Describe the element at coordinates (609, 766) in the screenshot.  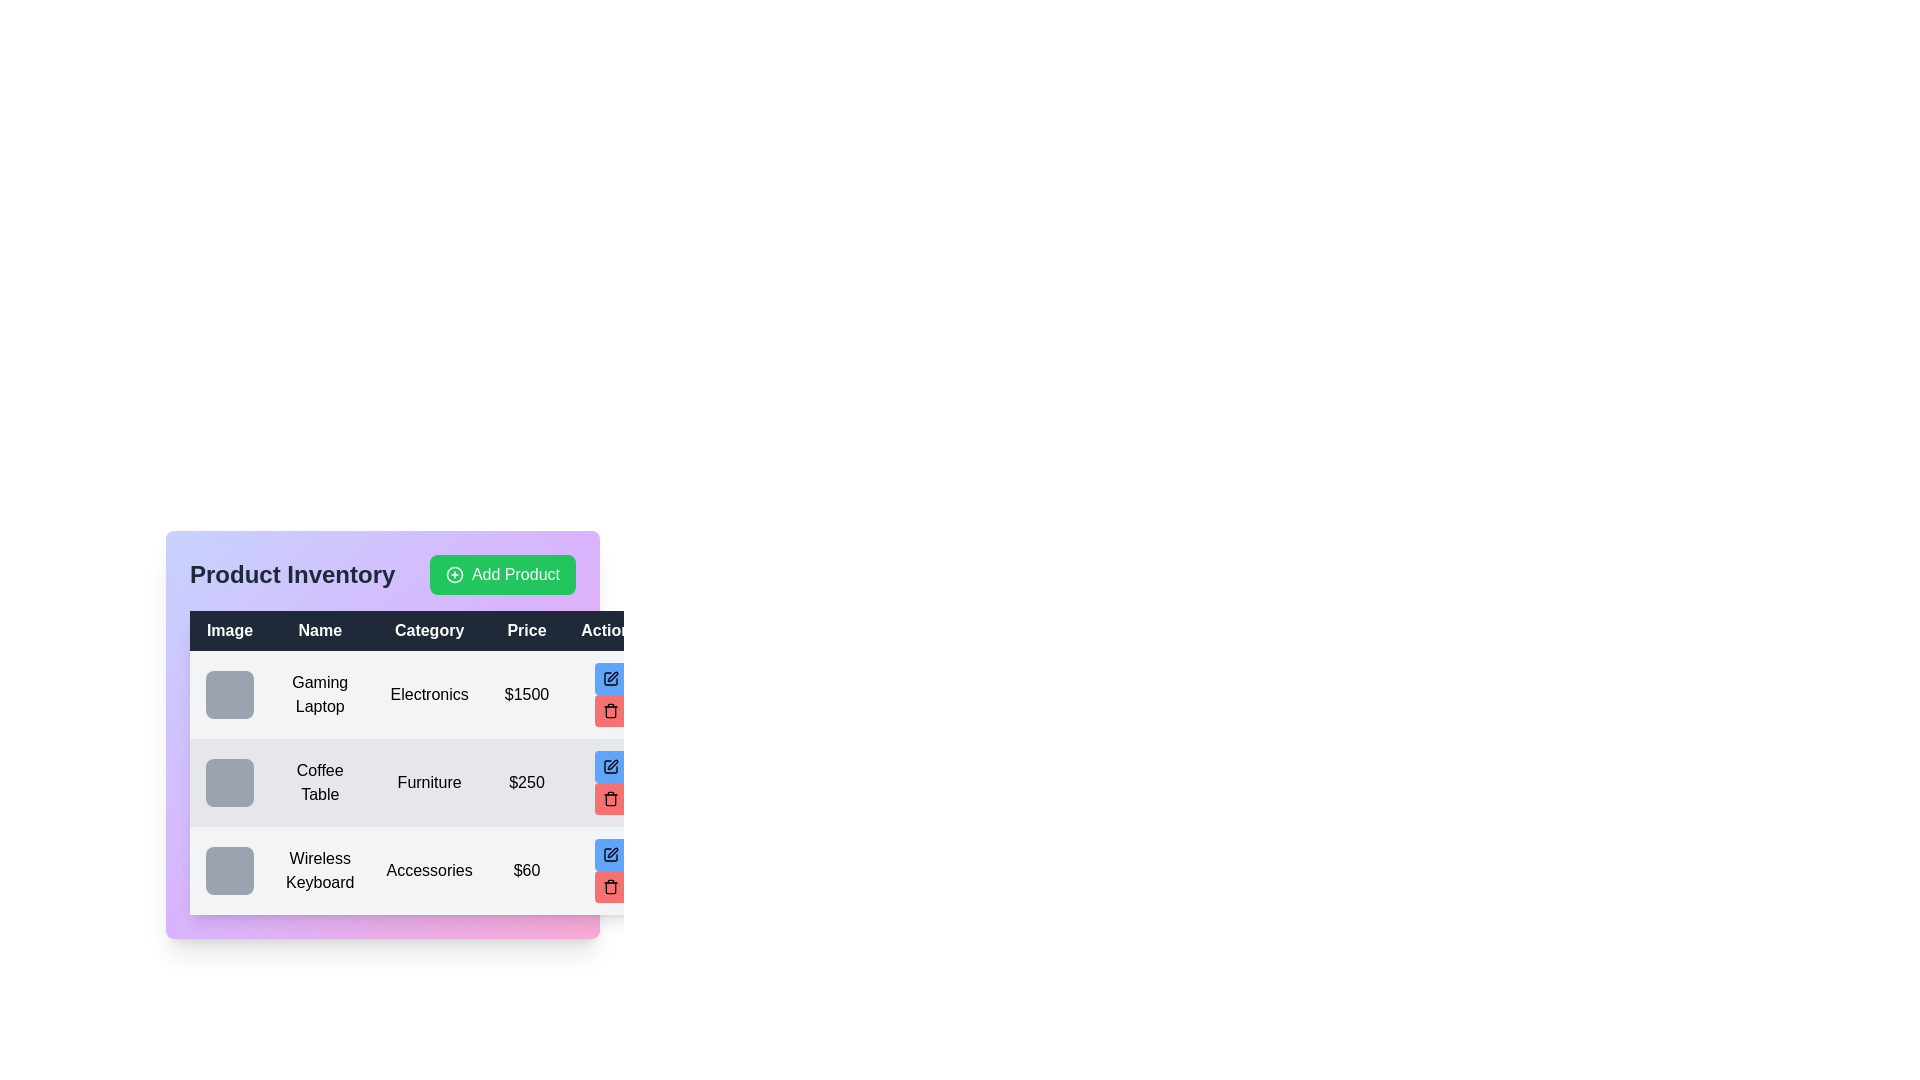
I see `the blue outline icon button depicting a square with a pen overlay to initiate the edit action for the product 'Coffee Table'` at that location.